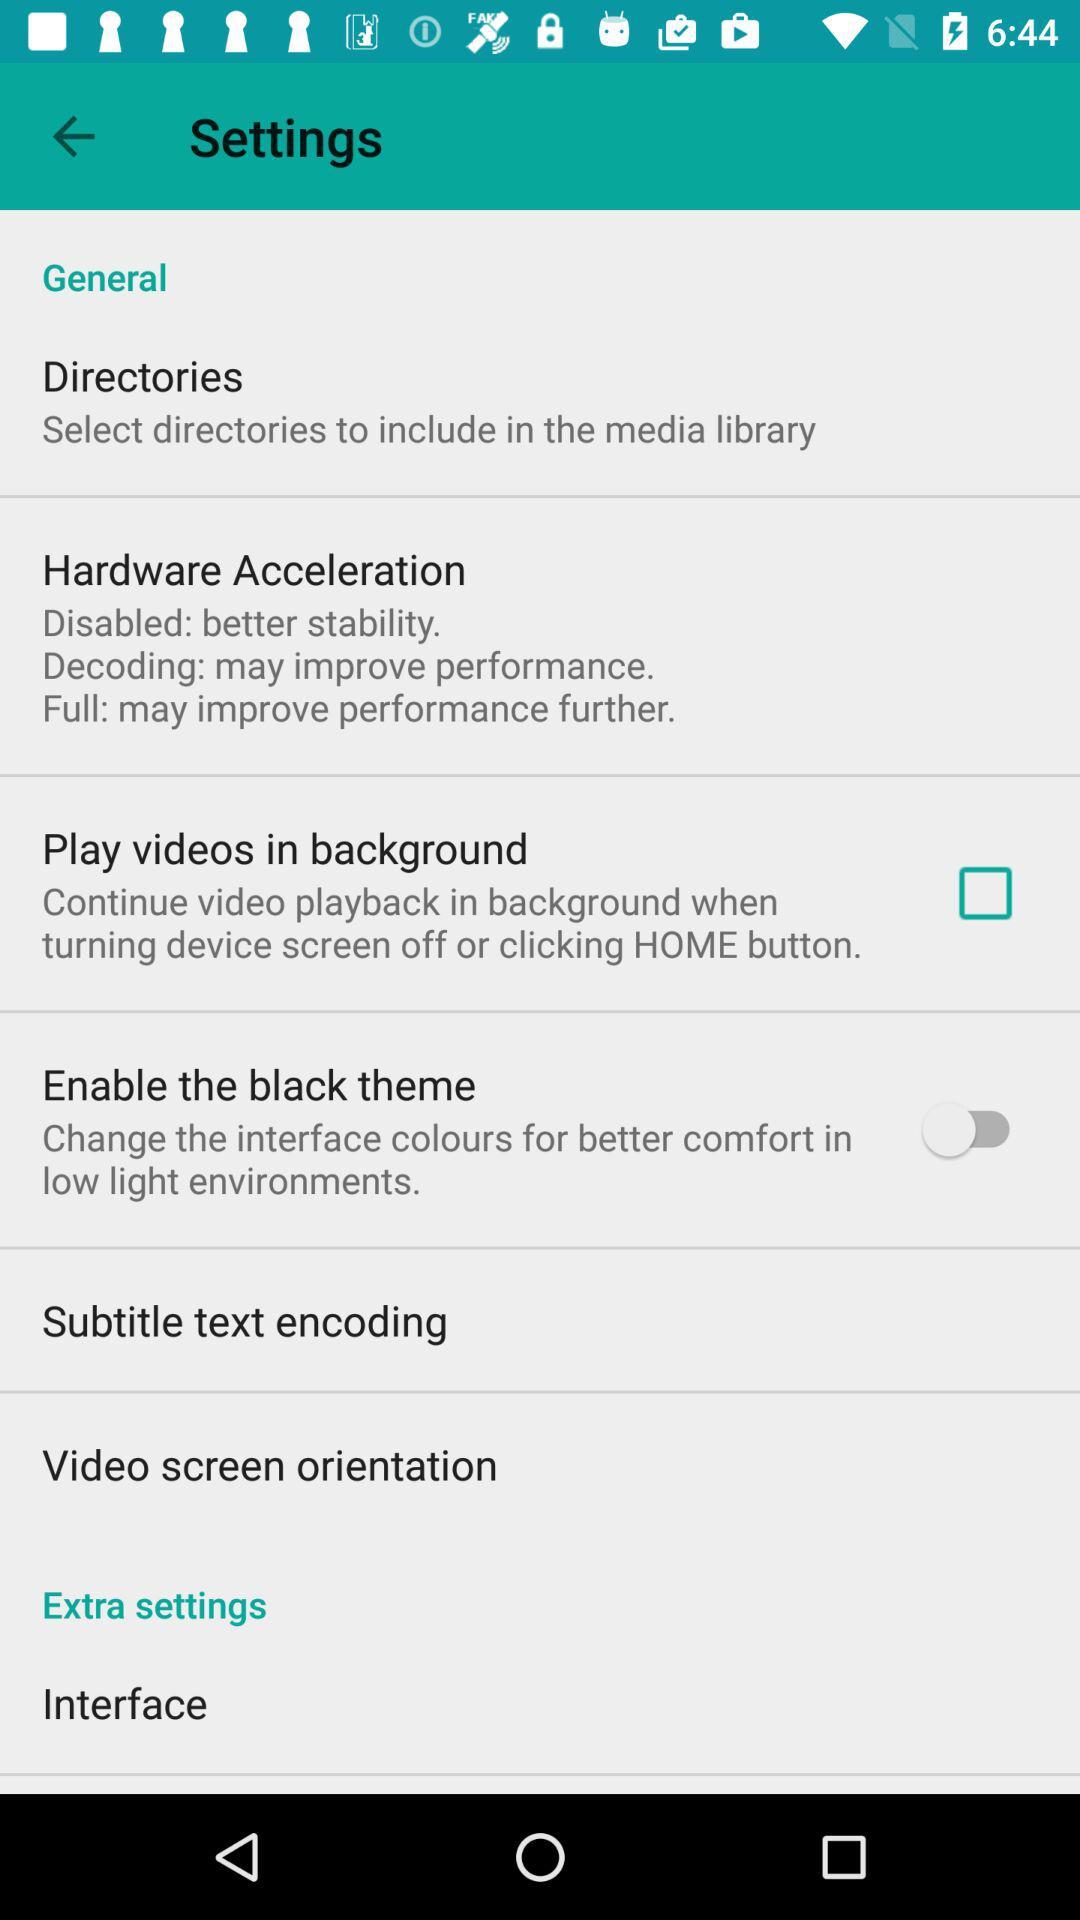 The width and height of the screenshot is (1080, 1920). What do you see at coordinates (984, 892) in the screenshot?
I see `the app next to continue video playback icon` at bounding box center [984, 892].